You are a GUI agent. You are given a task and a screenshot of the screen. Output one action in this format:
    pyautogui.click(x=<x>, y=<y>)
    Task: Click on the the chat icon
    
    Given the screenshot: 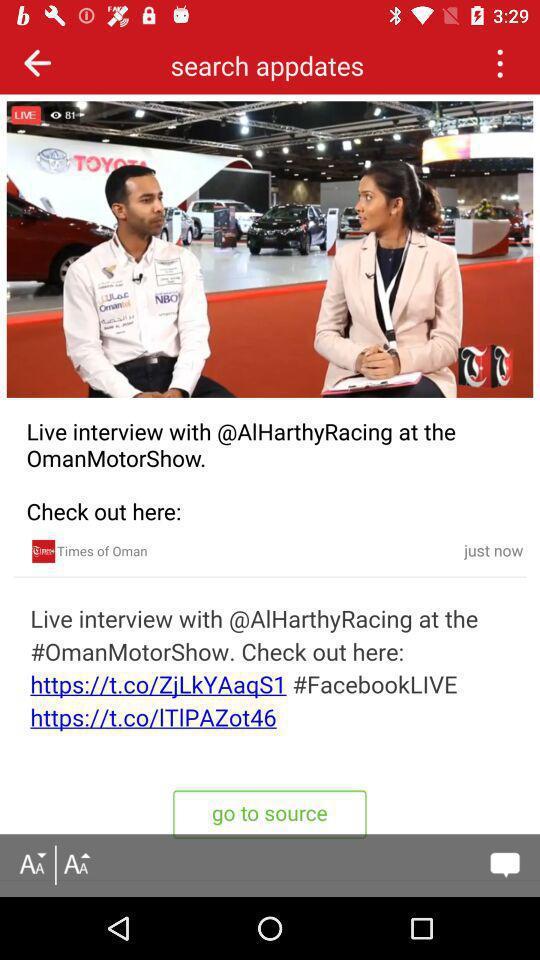 What is the action you would take?
    pyautogui.click(x=504, y=864)
    